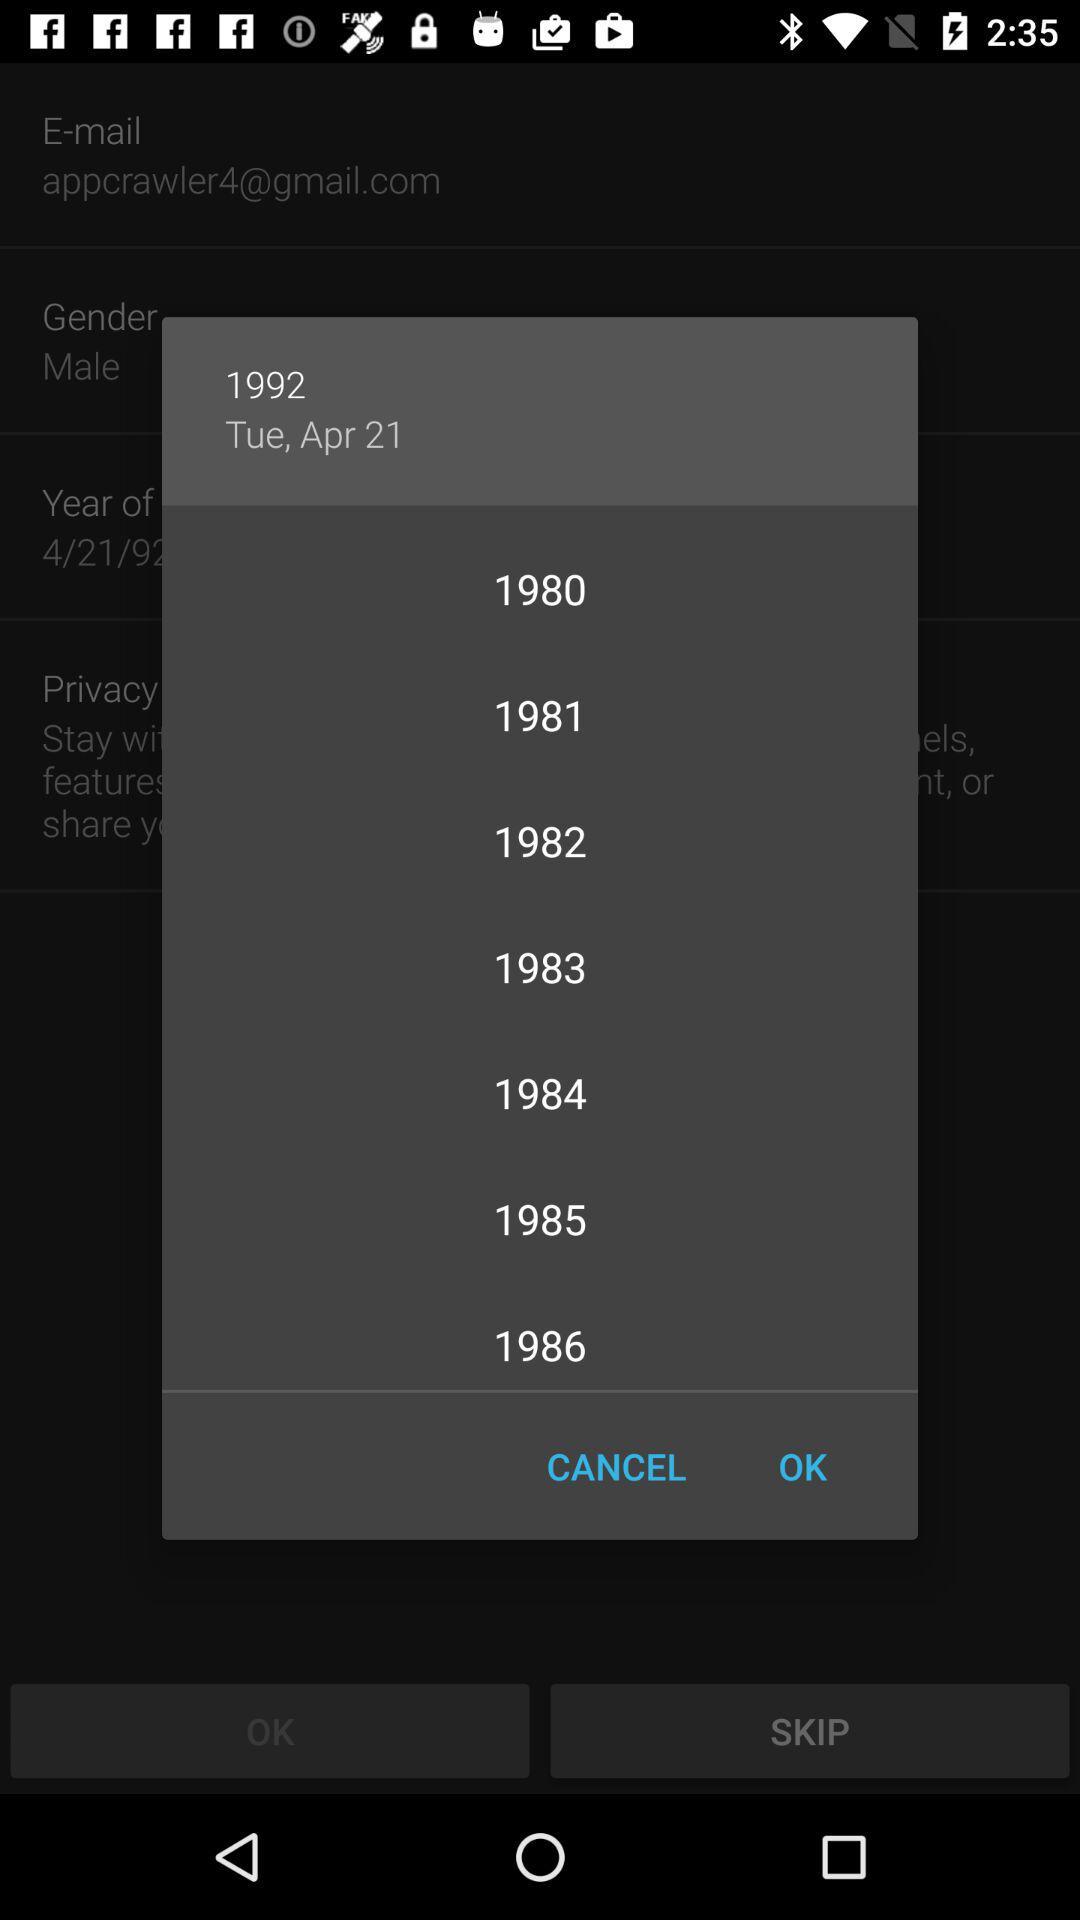 This screenshot has height=1920, width=1080. Describe the element at coordinates (315, 432) in the screenshot. I see `app at the top left corner` at that location.